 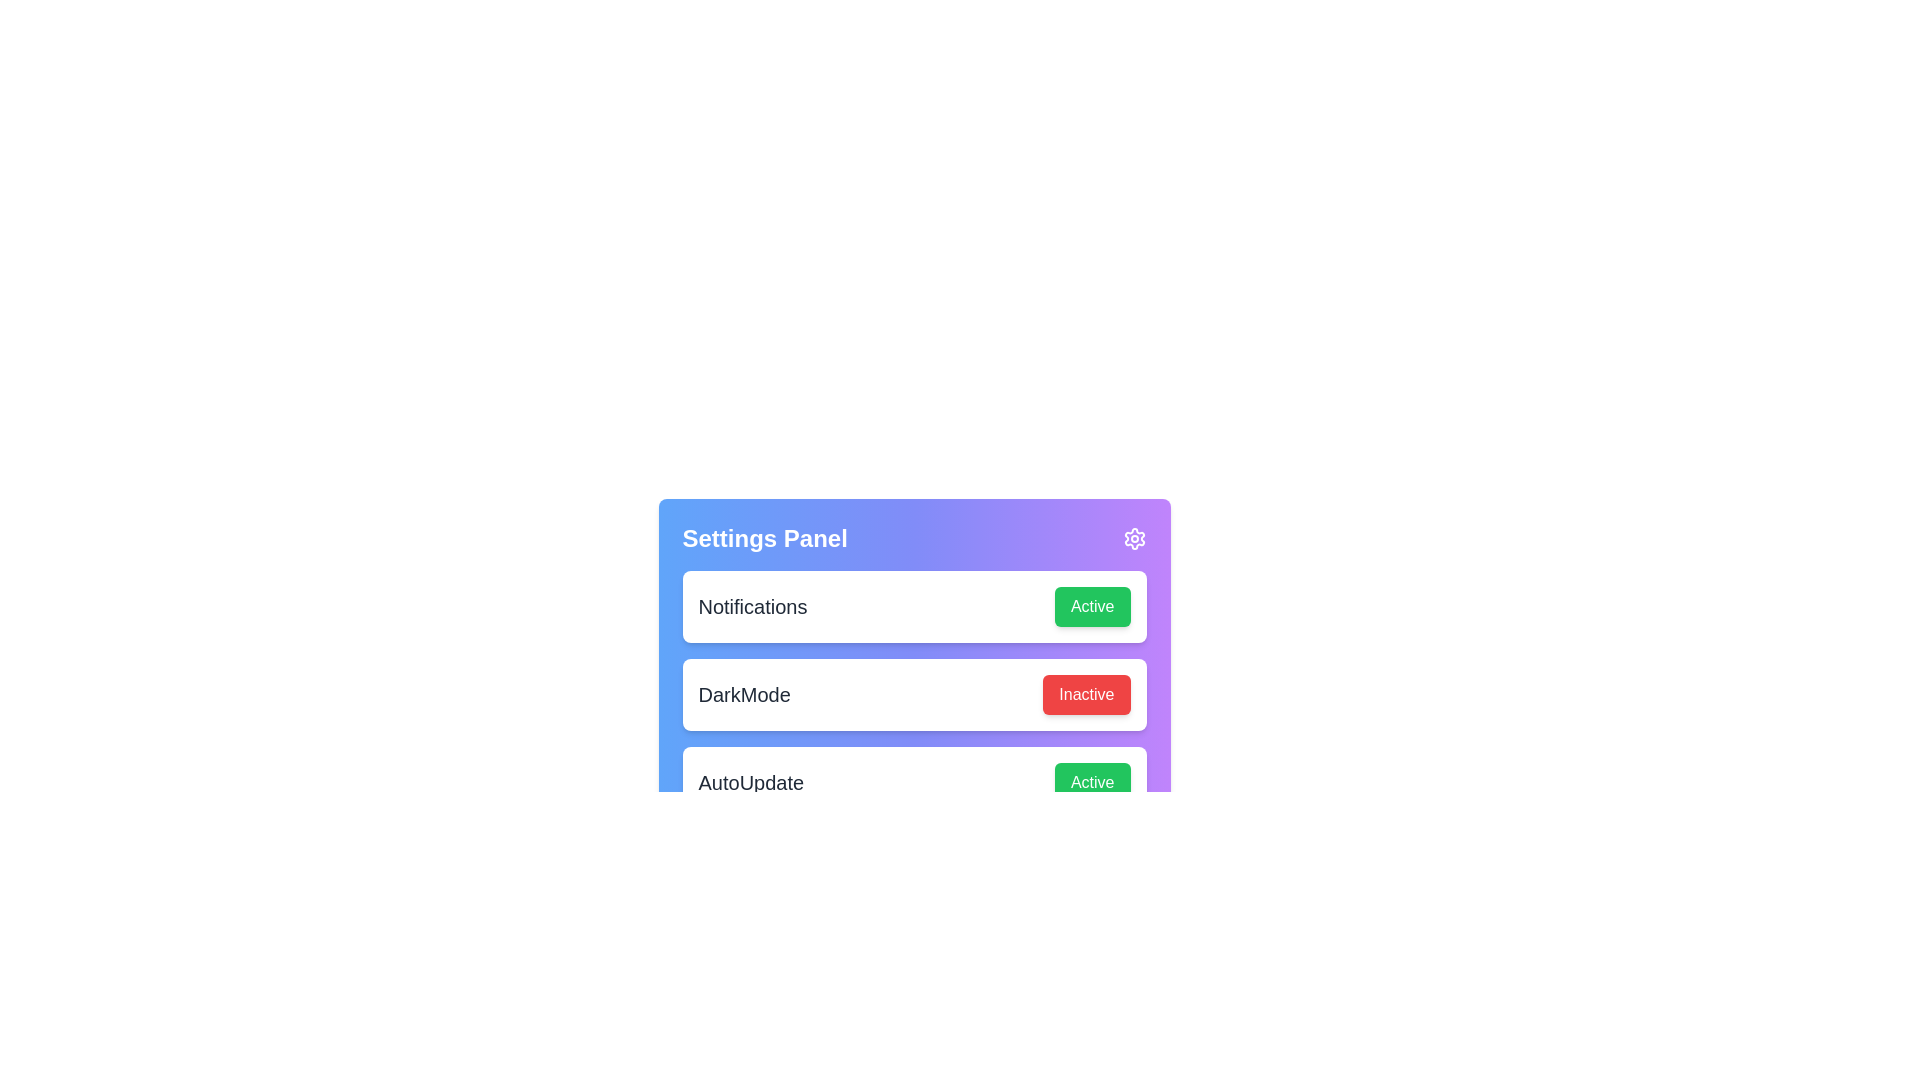 What do you see at coordinates (1091, 782) in the screenshot?
I see `the button labeled Active (AutoUpdate) to observe its hover effect` at bounding box center [1091, 782].